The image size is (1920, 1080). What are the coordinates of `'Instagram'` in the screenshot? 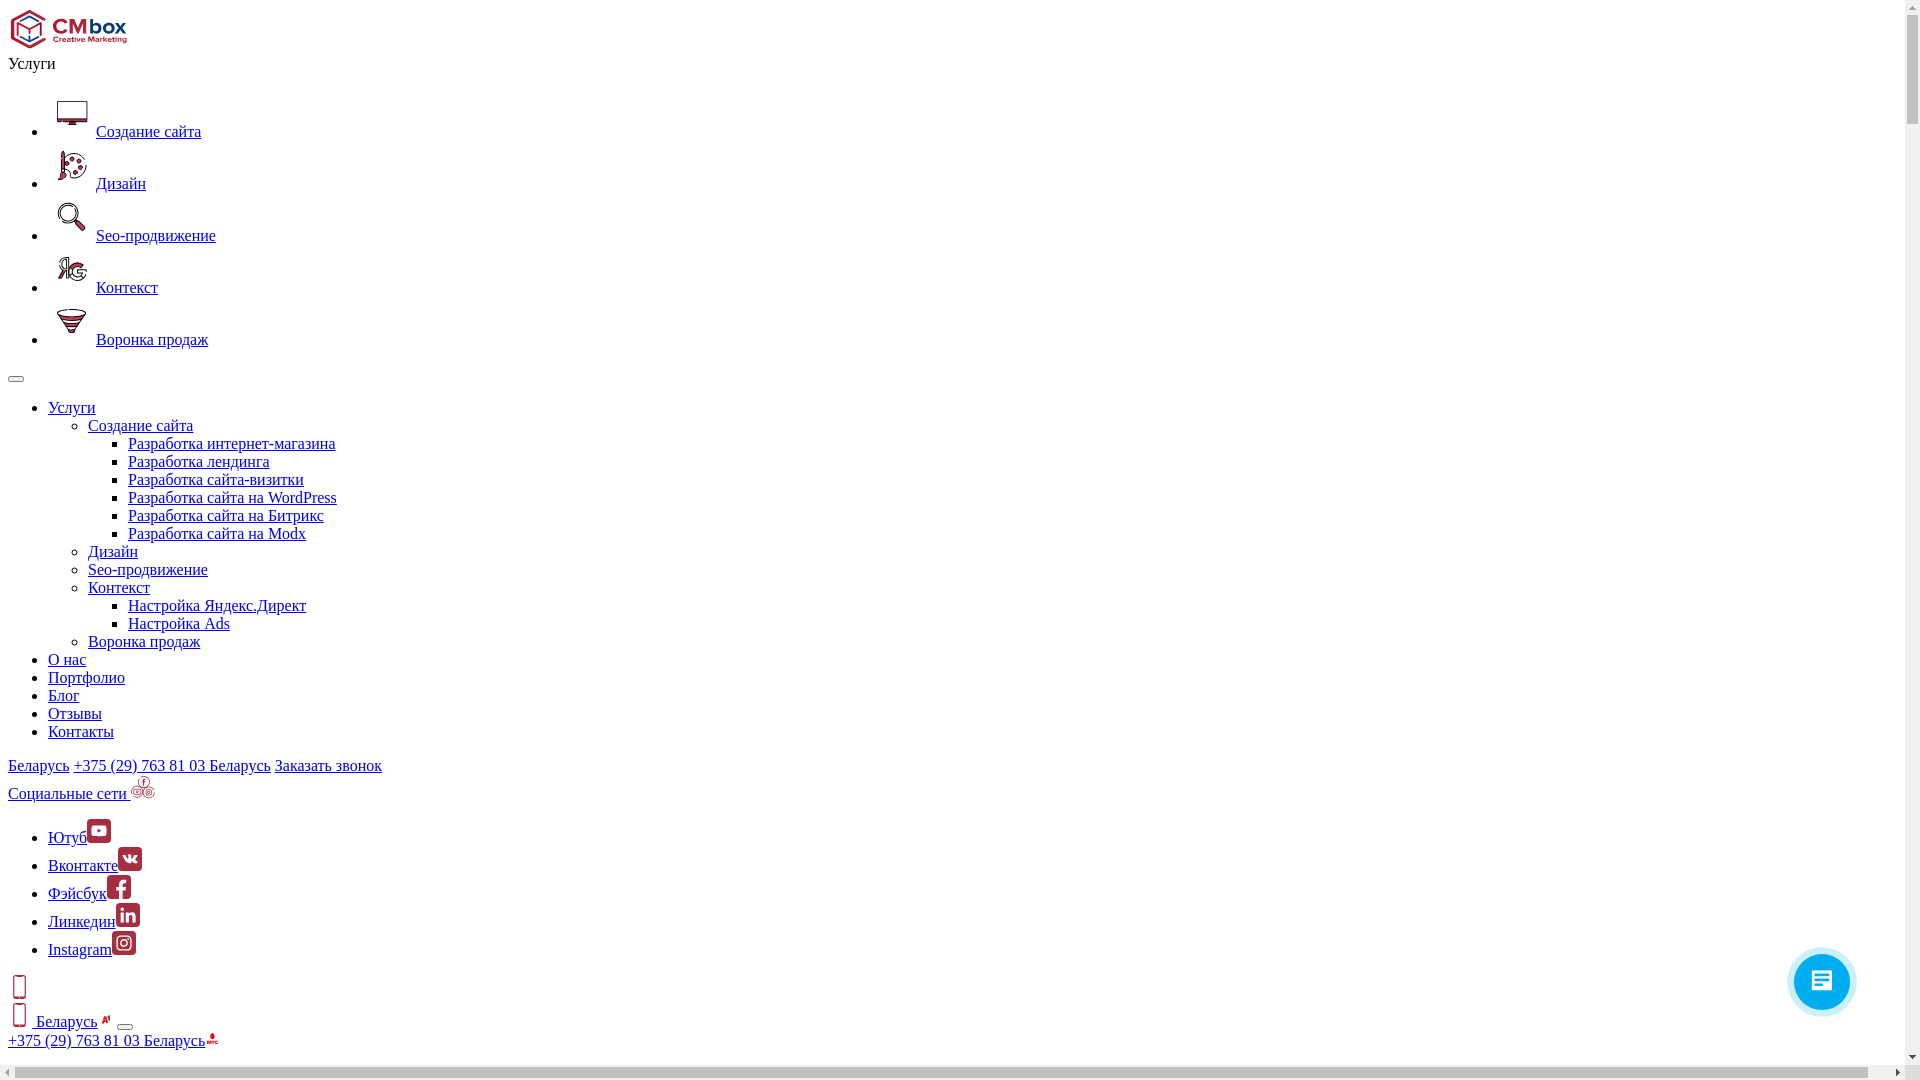 It's located at (90, 948).